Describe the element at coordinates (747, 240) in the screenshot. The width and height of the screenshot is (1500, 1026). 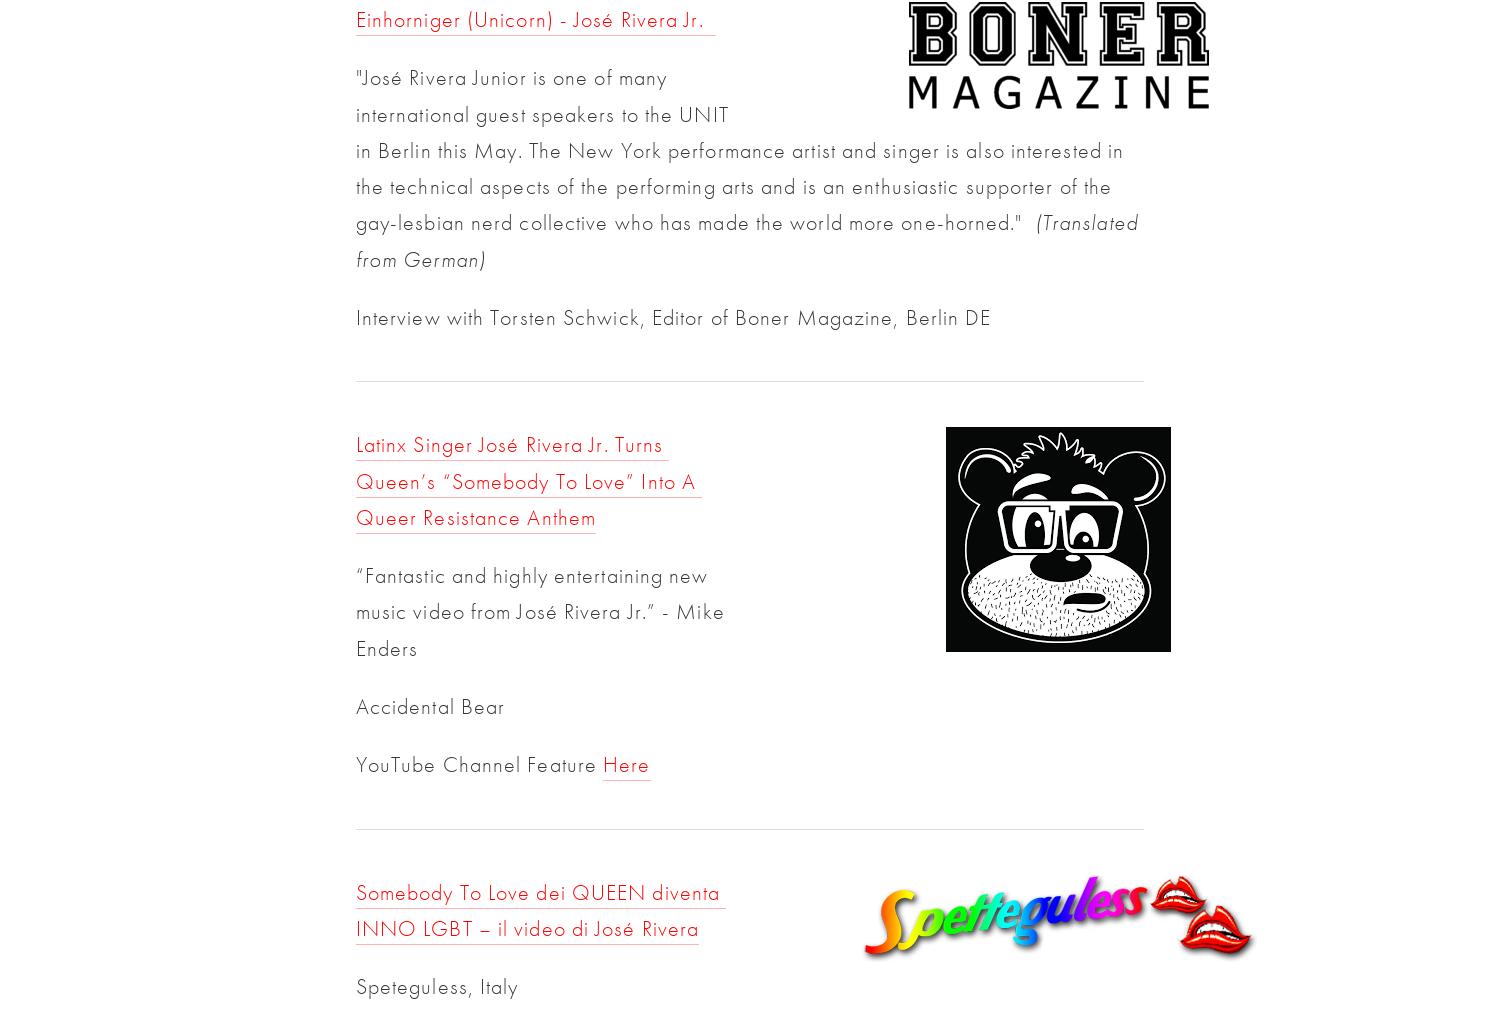
I see `'(Translated from German)'` at that location.